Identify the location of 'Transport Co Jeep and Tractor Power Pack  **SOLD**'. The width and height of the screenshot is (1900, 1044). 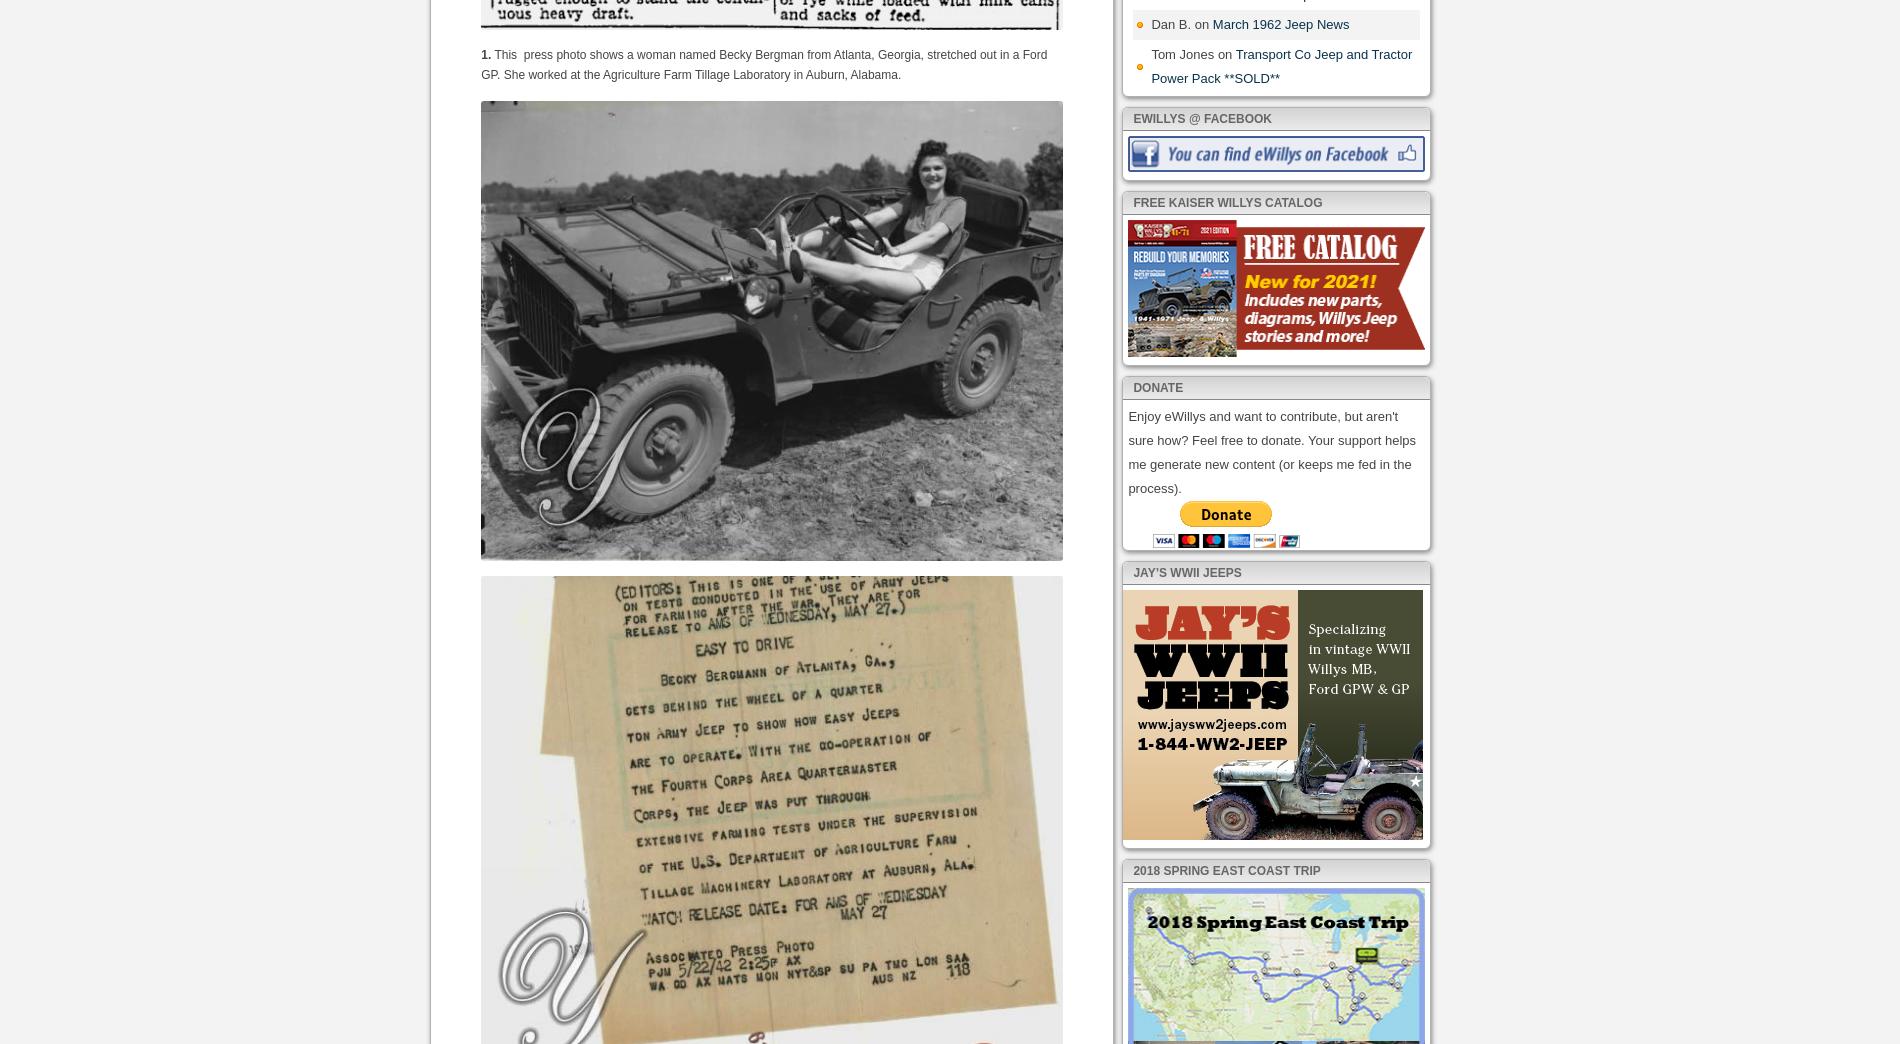
(1280, 64).